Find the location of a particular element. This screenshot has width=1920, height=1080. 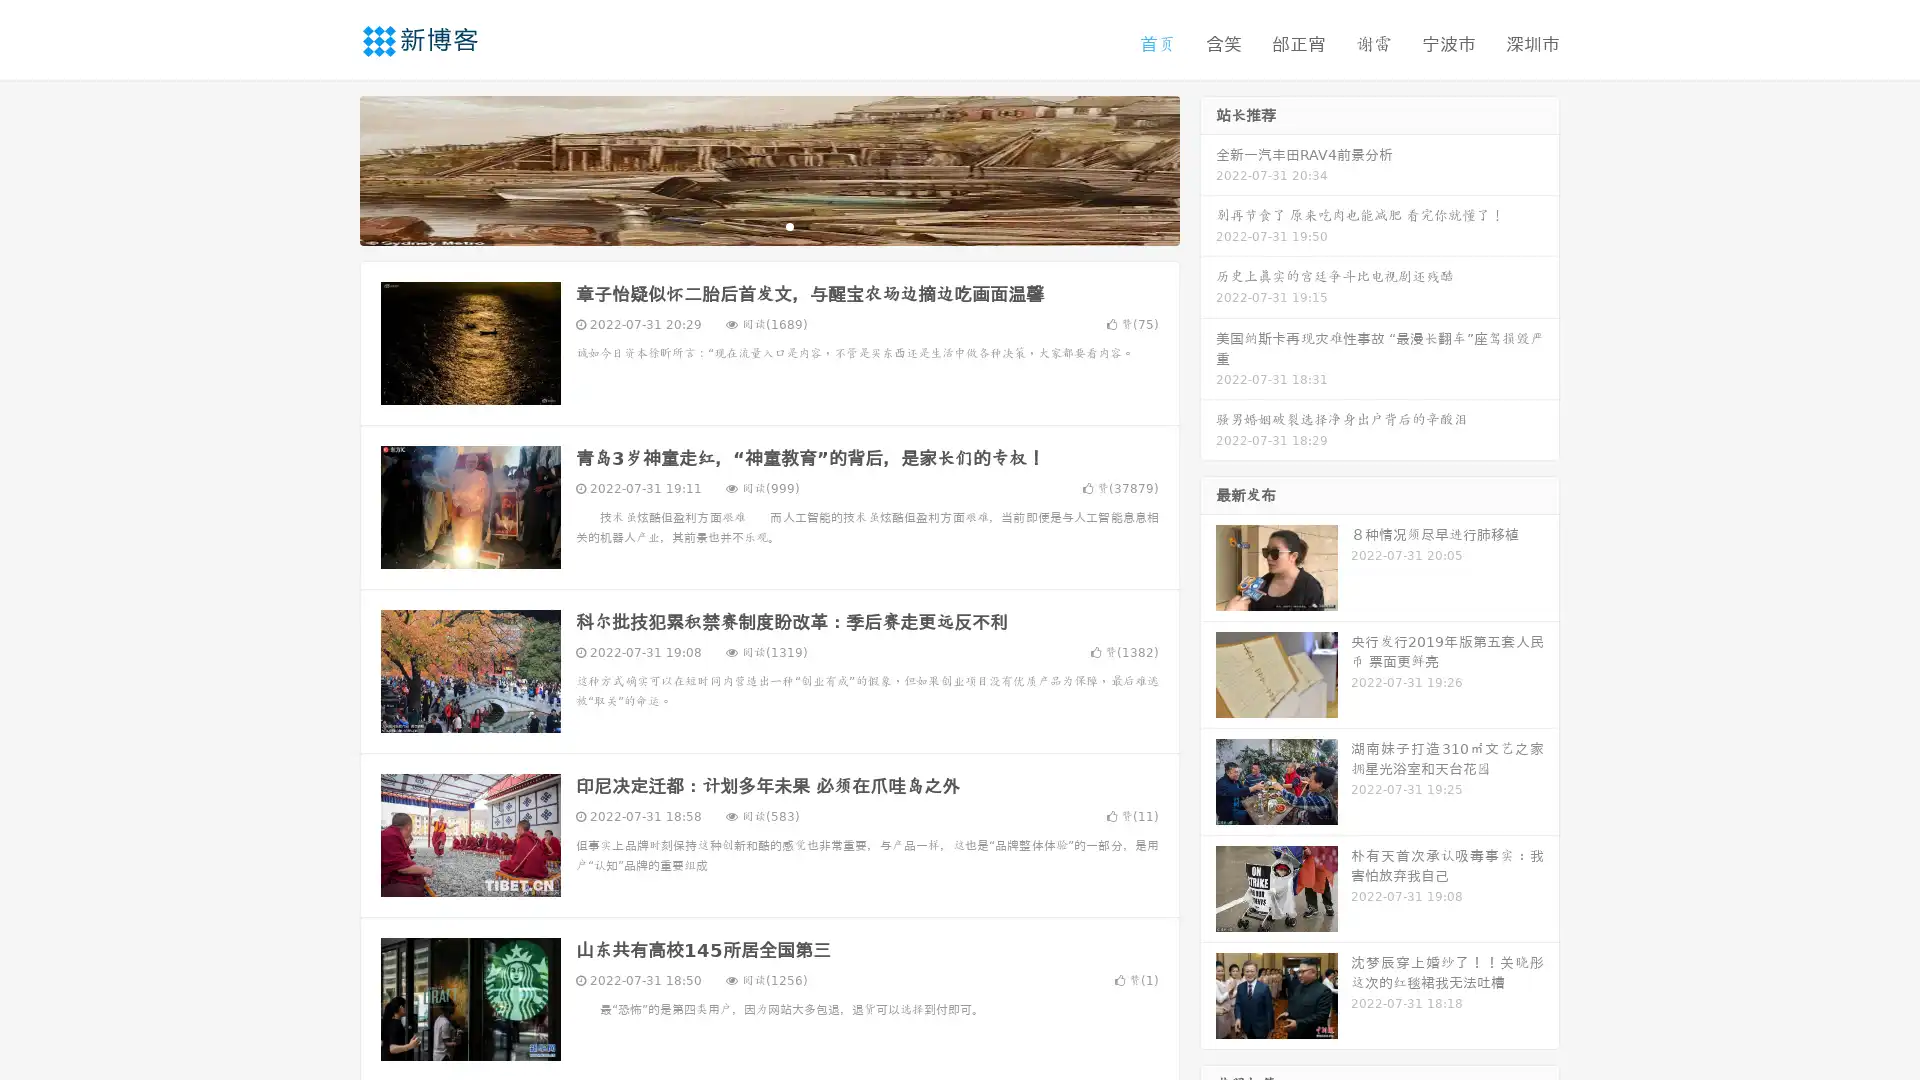

Go to slide 2 is located at coordinates (768, 225).